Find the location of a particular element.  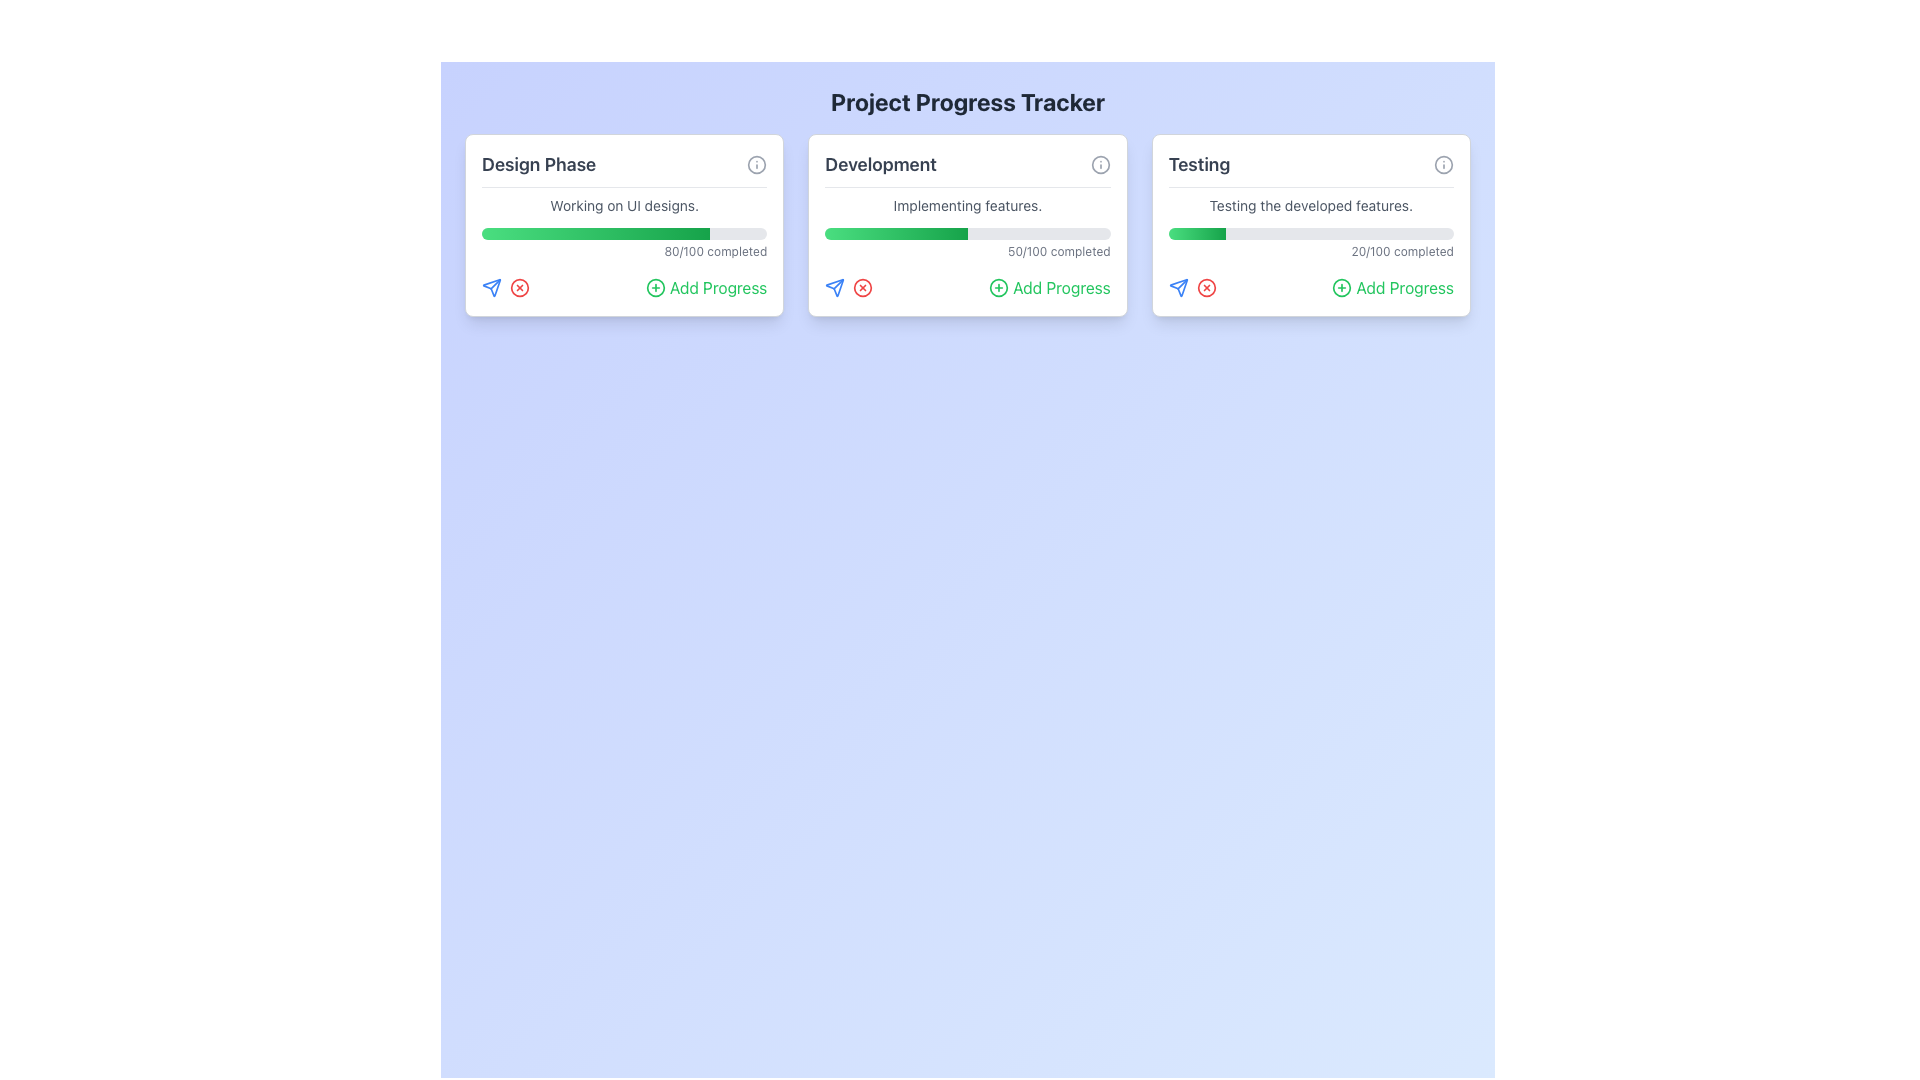

the progress visually by focusing on the horizontal gradient progress bar located in the 'Design Phase' card, which transitions from light green to darker green is located at coordinates (595, 233).